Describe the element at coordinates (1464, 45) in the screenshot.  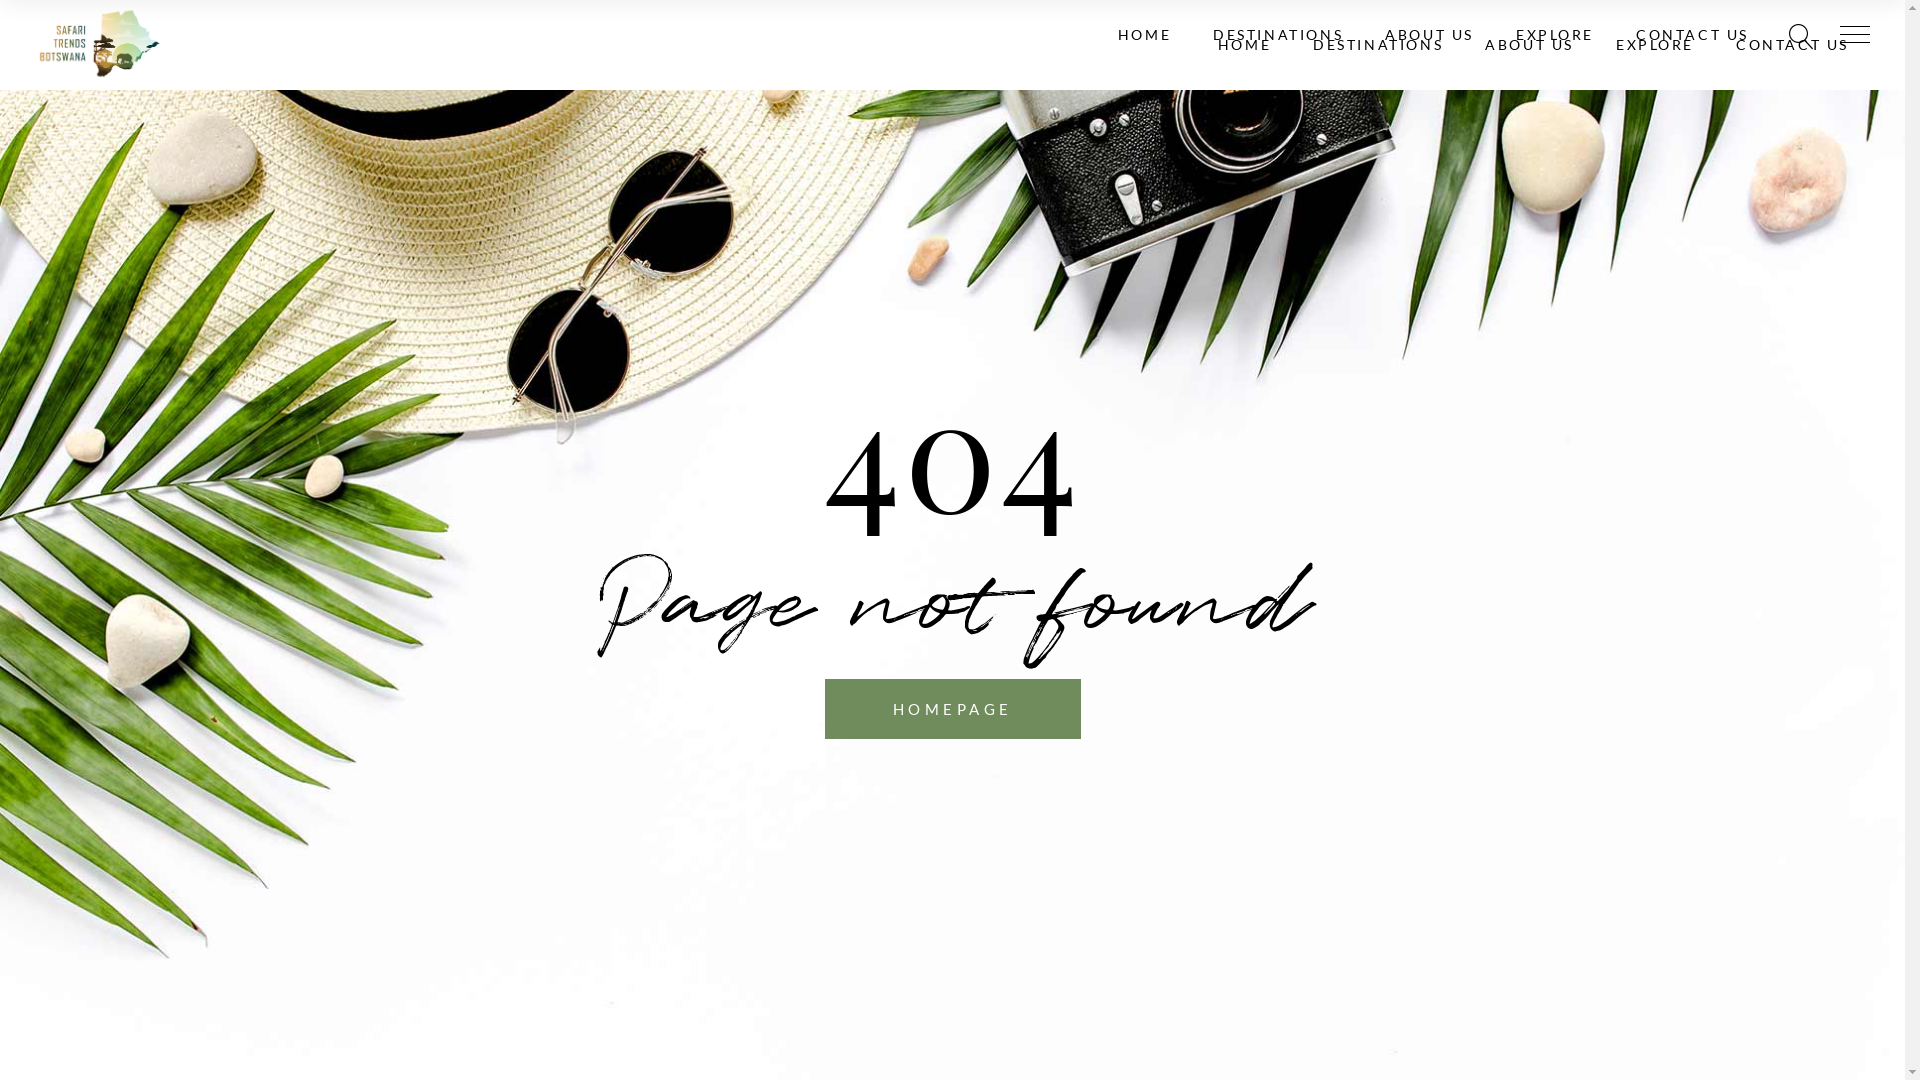
I see `'ABOUT US'` at that location.